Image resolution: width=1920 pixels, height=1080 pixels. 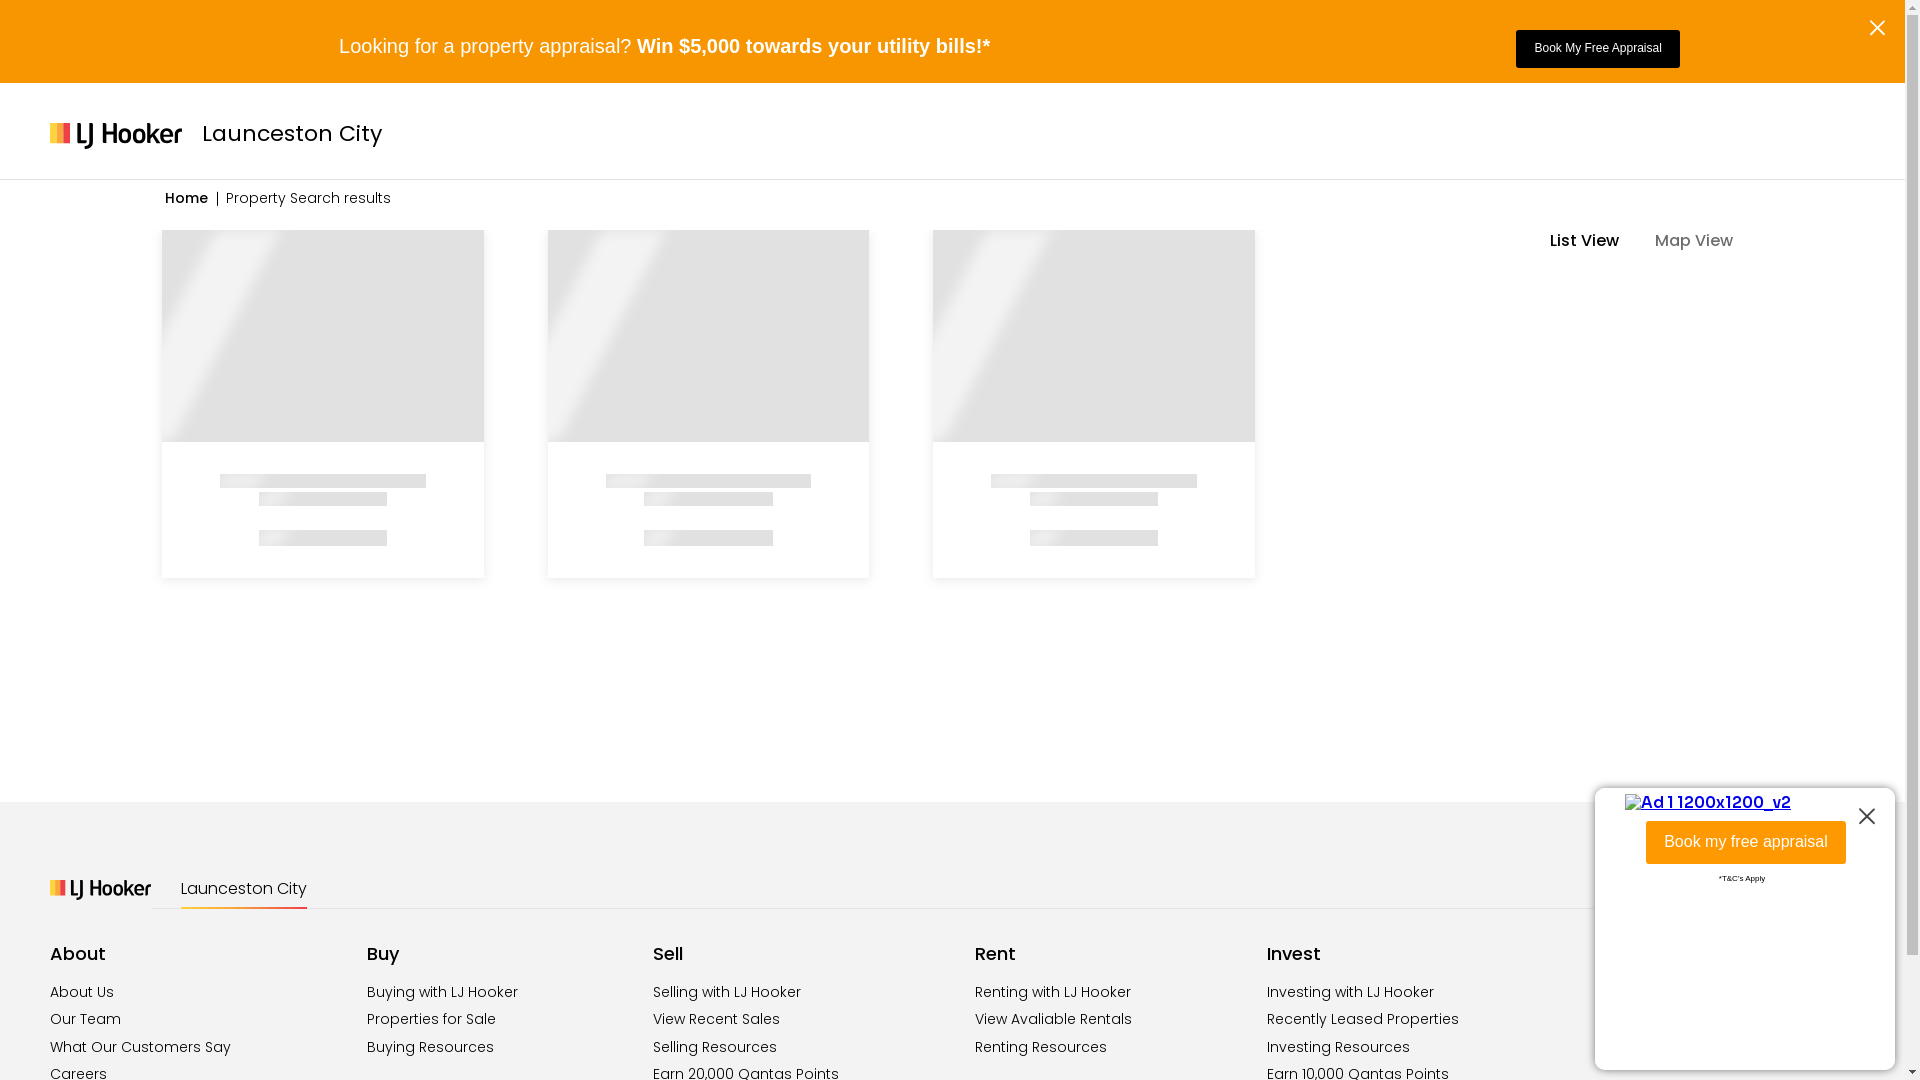 What do you see at coordinates (716, 1018) in the screenshot?
I see `'View Recent Sales'` at bounding box center [716, 1018].